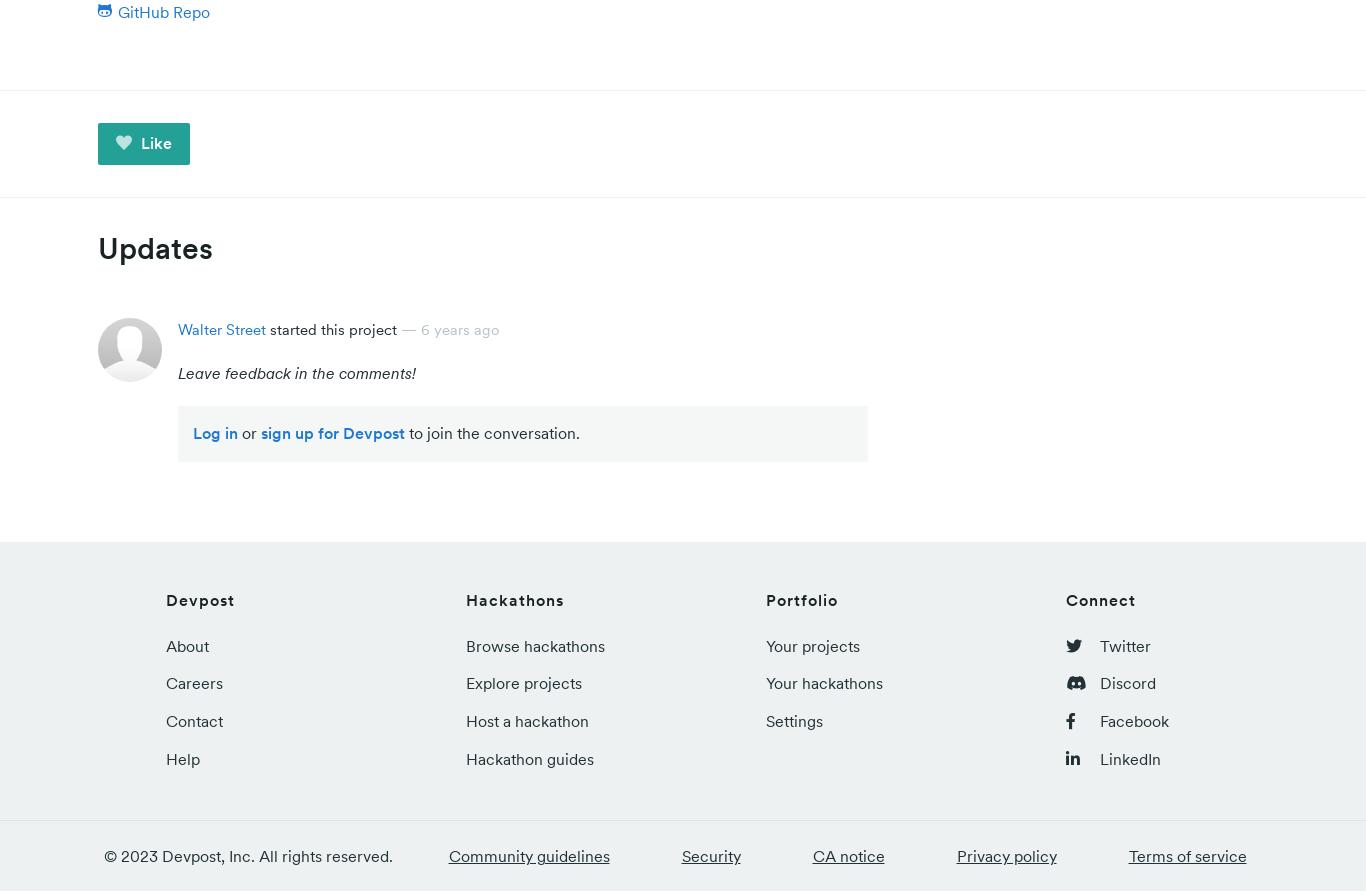 The height and width of the screenshot is (891, 1366). Describe the element at coordinates (152, 142) in the screenshot. I see `'Like'` at that location.